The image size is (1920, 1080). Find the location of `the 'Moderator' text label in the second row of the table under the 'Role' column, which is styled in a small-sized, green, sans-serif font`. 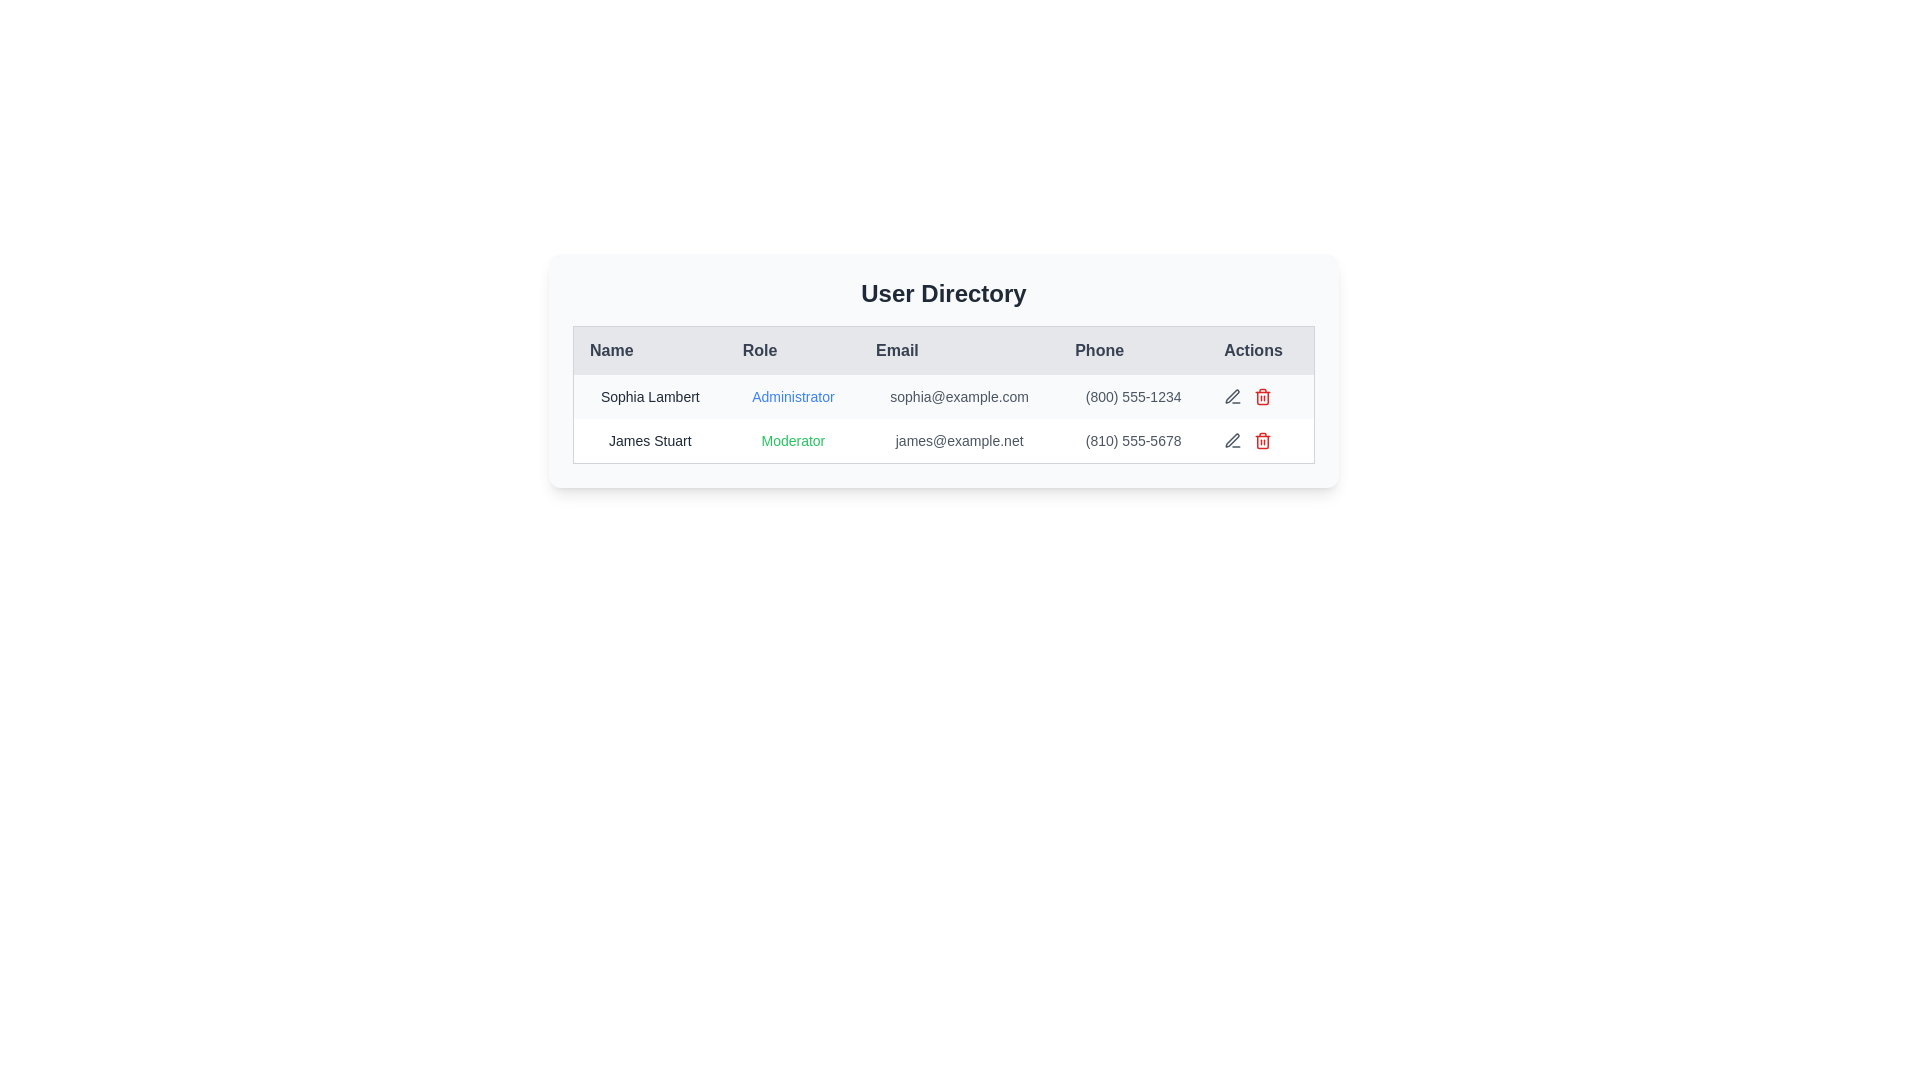

the 'Moderator' text label in the second row of the table under the 'Role' column, which is styled in a small-sized, green, sans-serif font is located at coordinates (792, 440).